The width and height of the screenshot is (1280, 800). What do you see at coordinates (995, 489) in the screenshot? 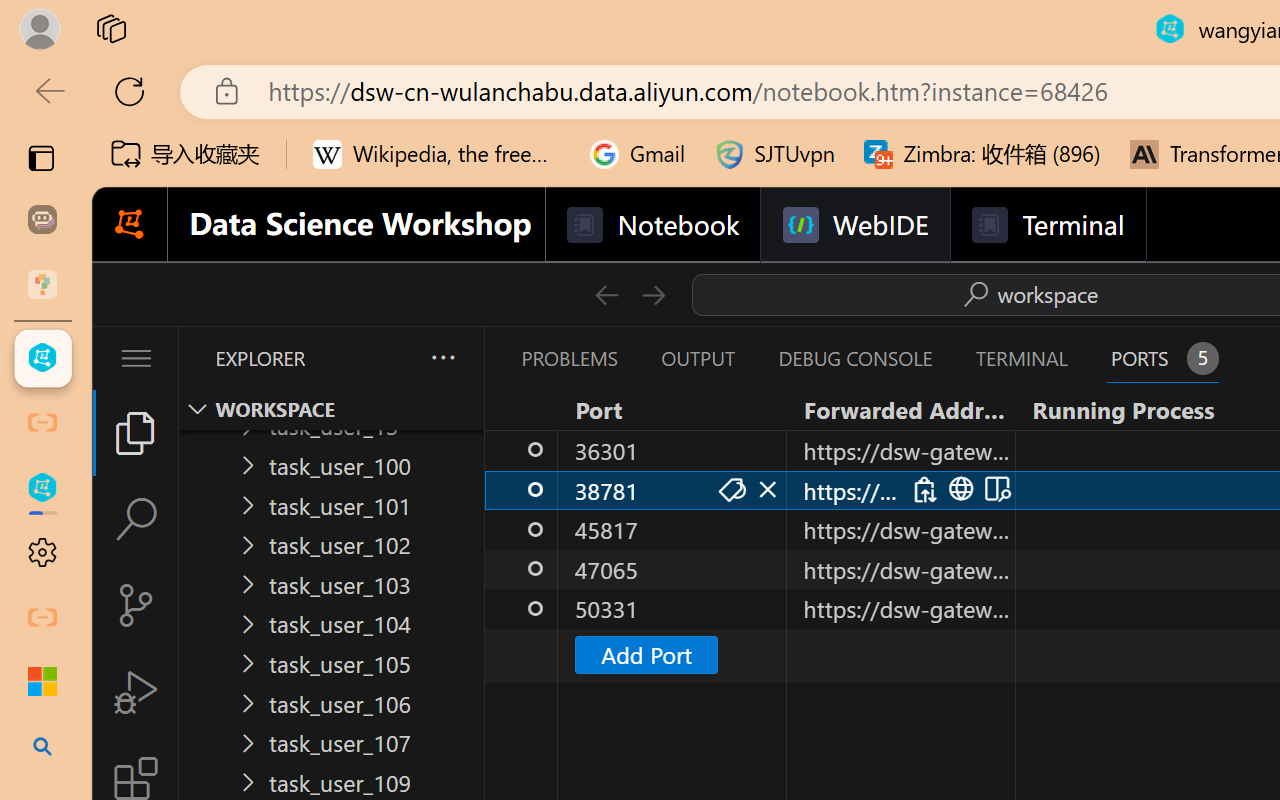
I see `'Preview in Editor'` at bounding box center [995, 489].